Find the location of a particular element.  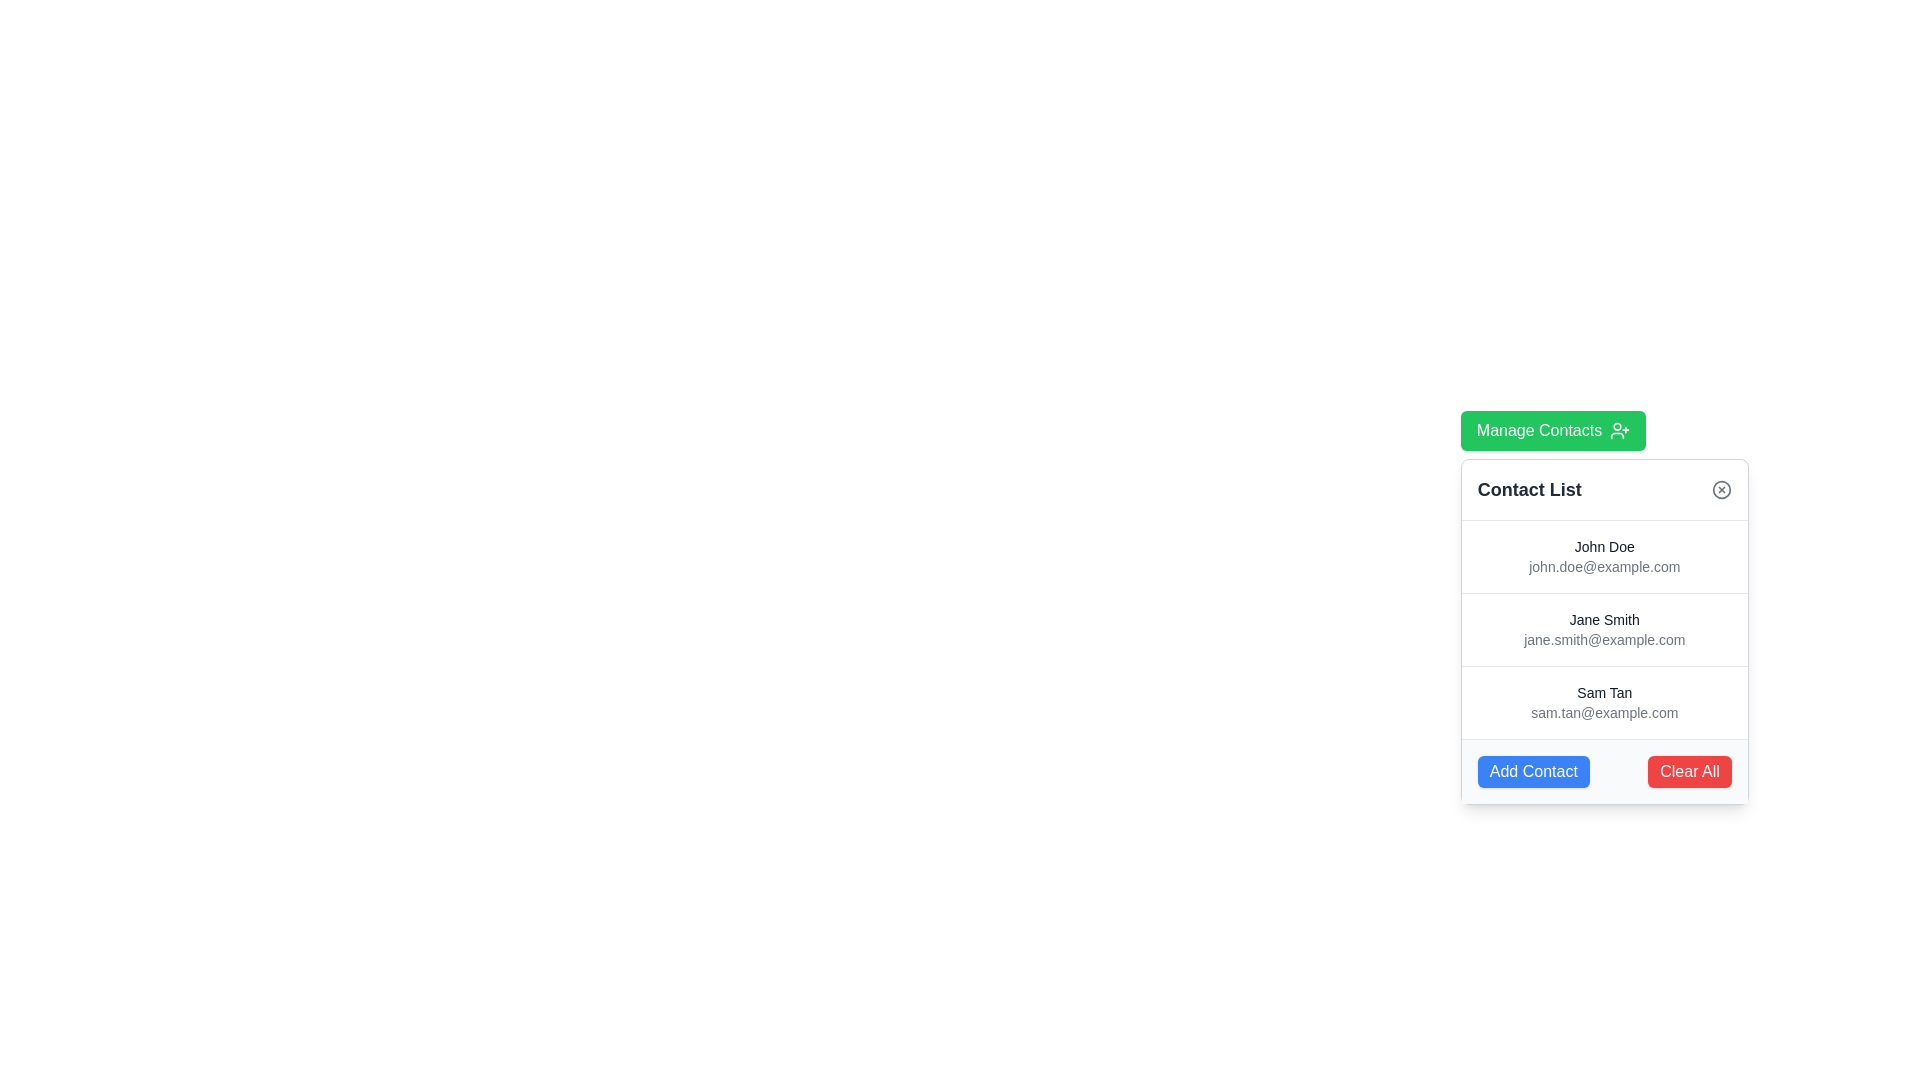

the list item displaying the contact name 'Sam Tan' and email 'sam.tan@example.com' is located at coordinates (1604, 701).